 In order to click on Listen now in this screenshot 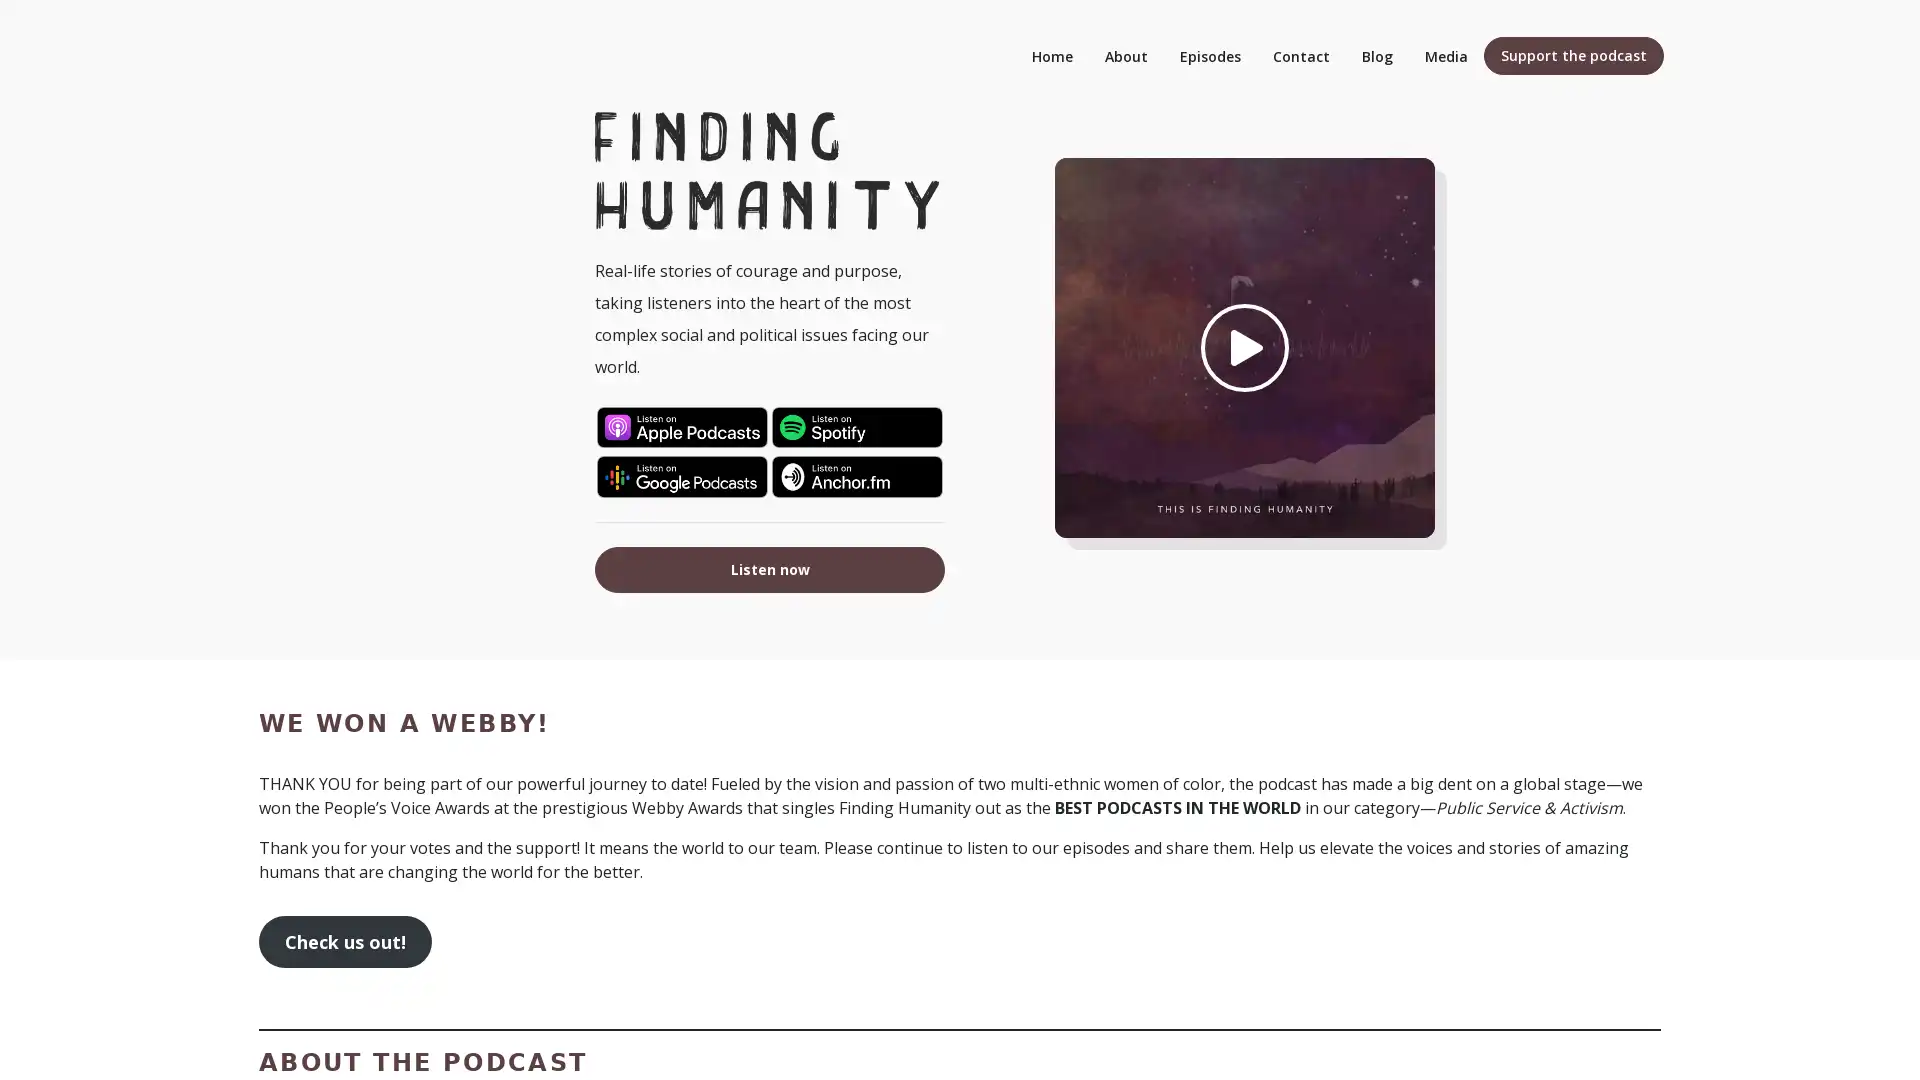, I will do `click(768, 569)`.